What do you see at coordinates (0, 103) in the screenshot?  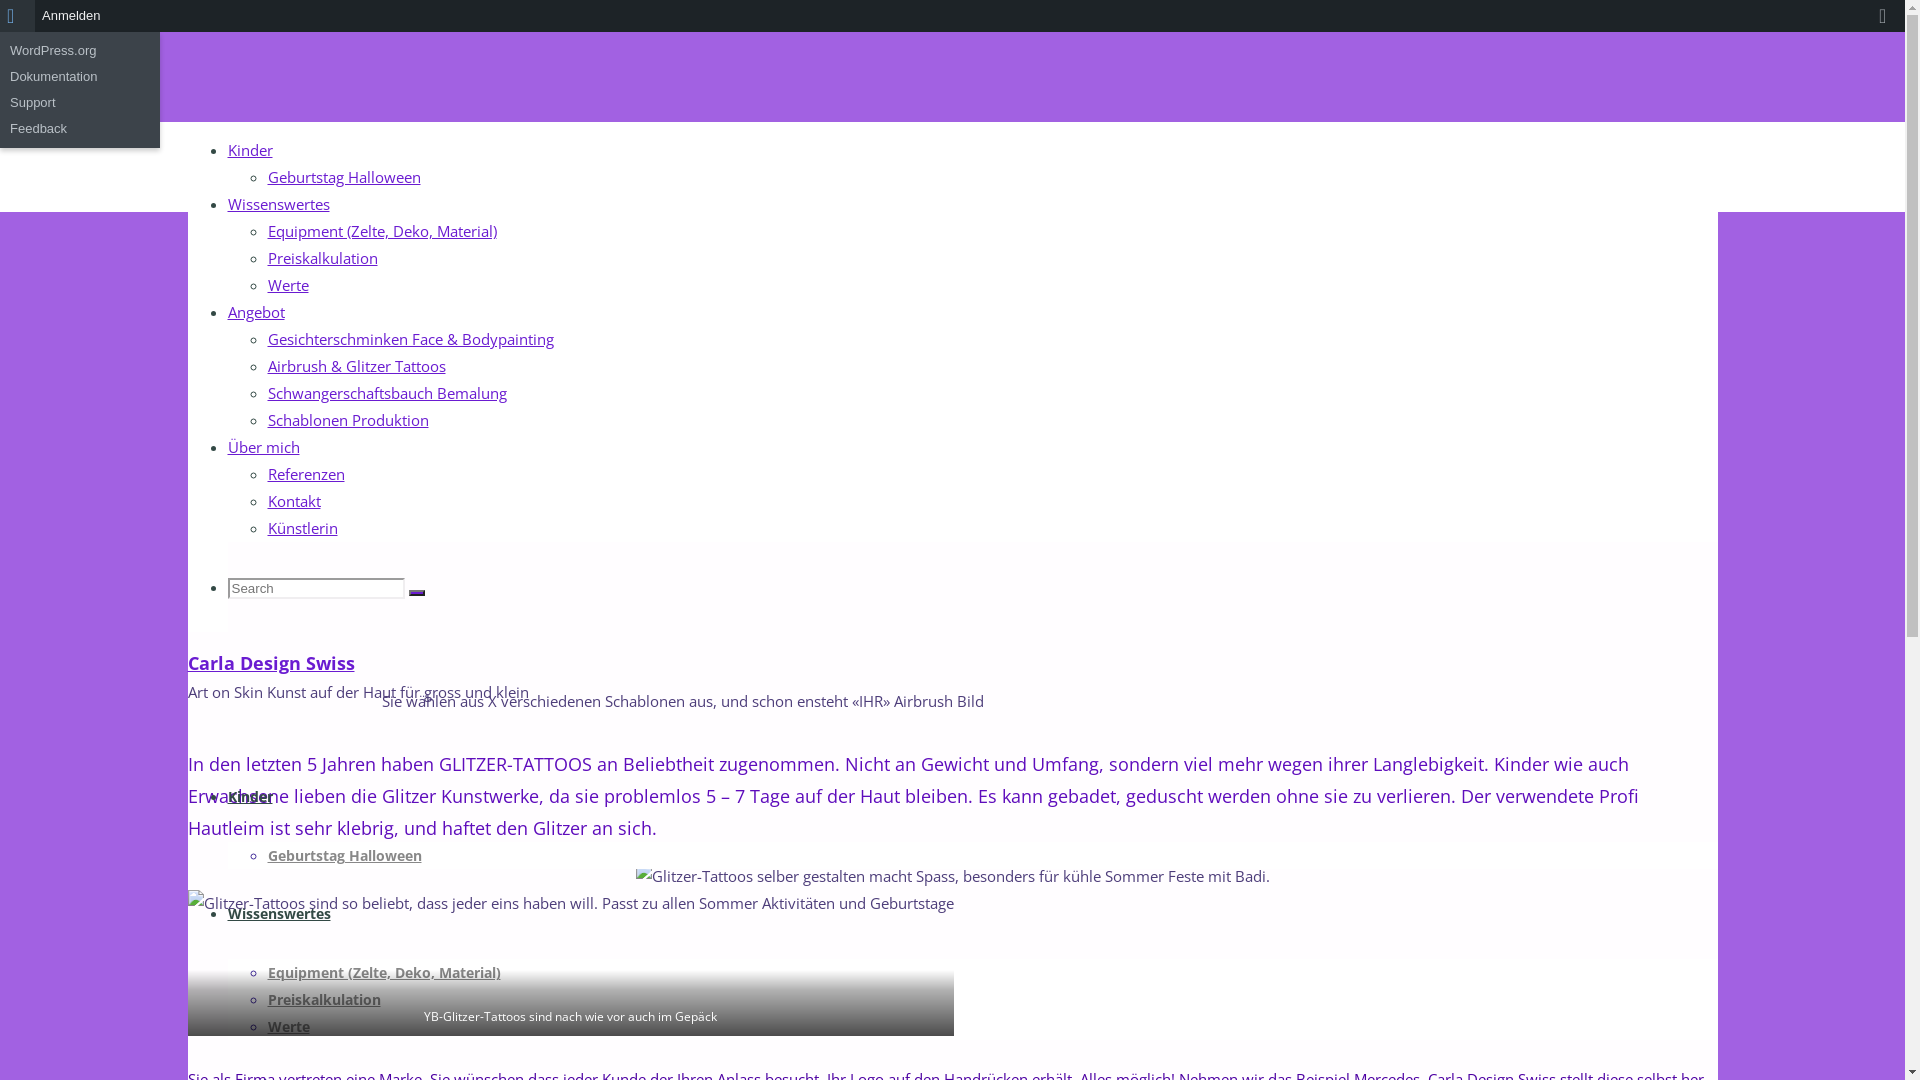 I see `'Support'` at bounding box center [0, 103].